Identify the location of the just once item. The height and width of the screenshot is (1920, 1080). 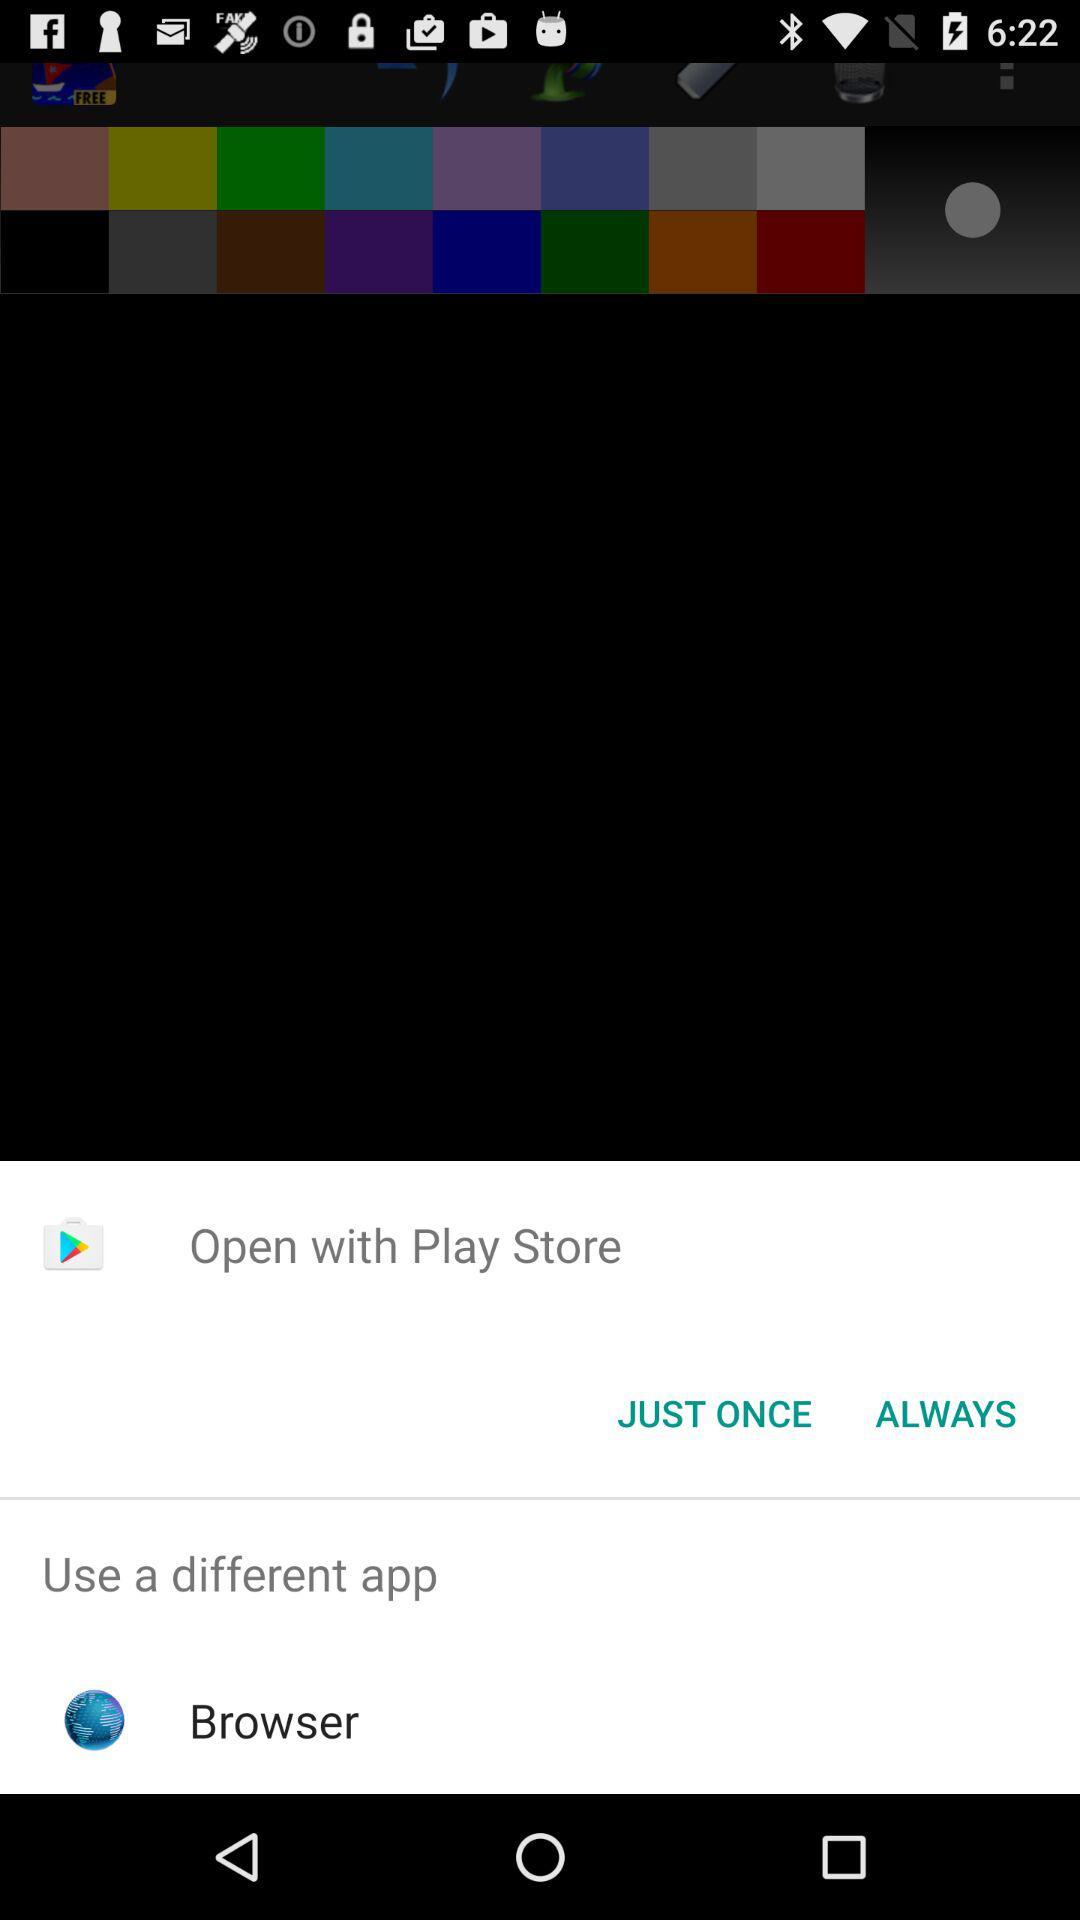
(713, 1411).